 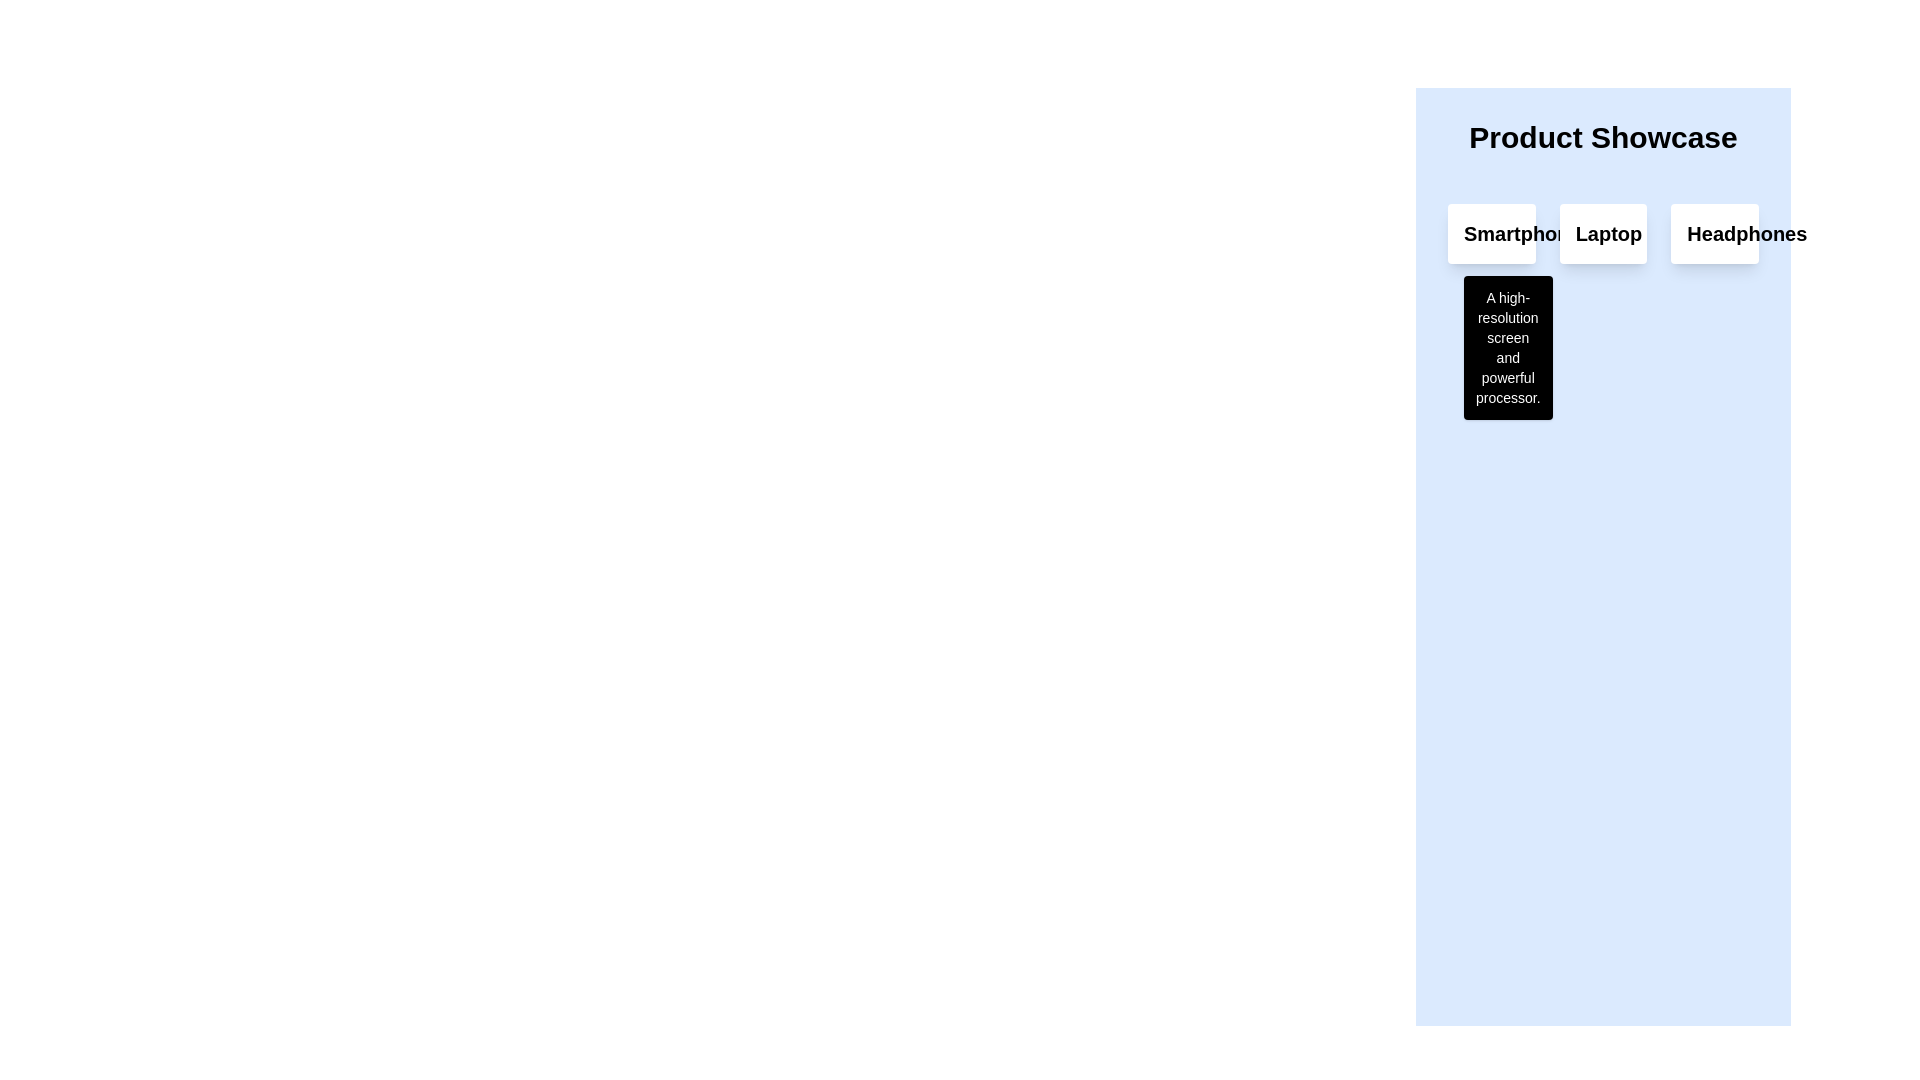 I want to click on the text element displaying 'Laptop' in bold sans-serif font, located in the second column of the grid layout between 'Smartphone' and 'Headphones', so click(x=1603, y=233).